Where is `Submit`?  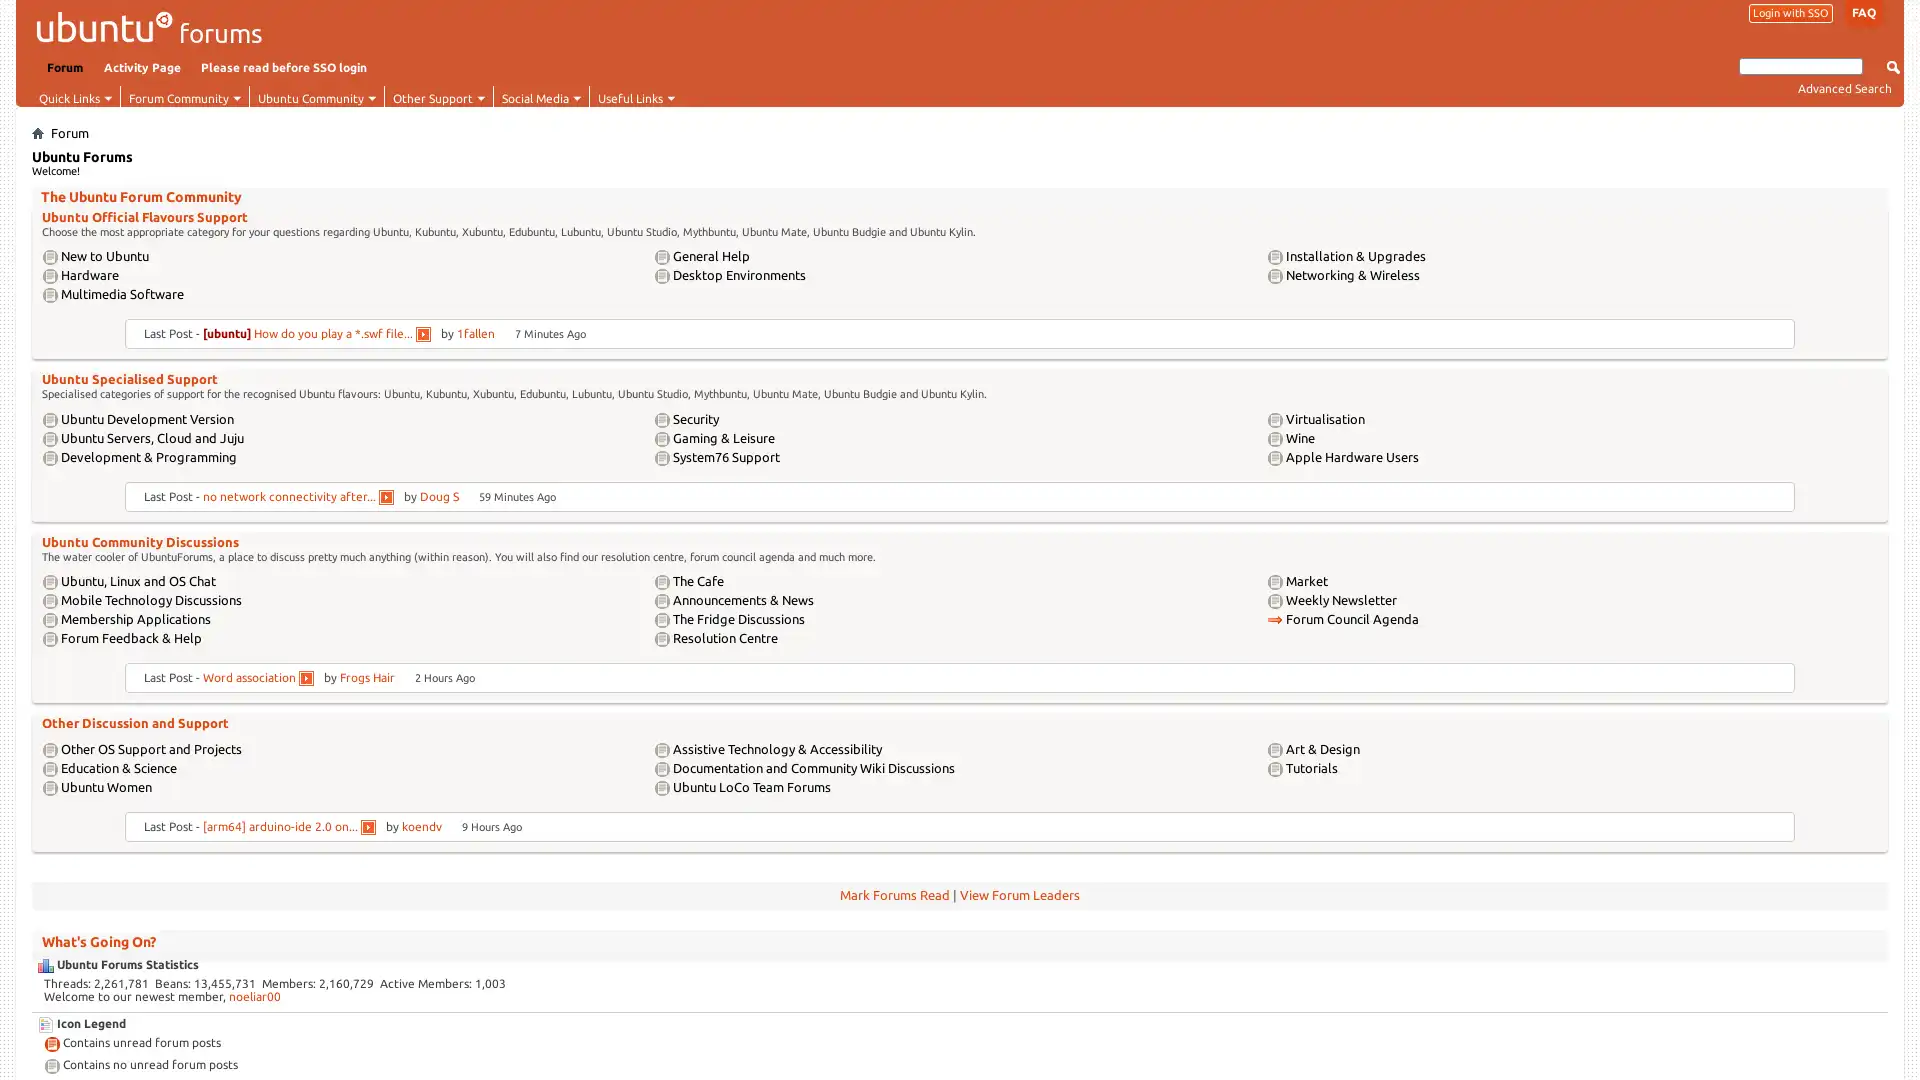
Submit is located at coordinates (1893, 64).